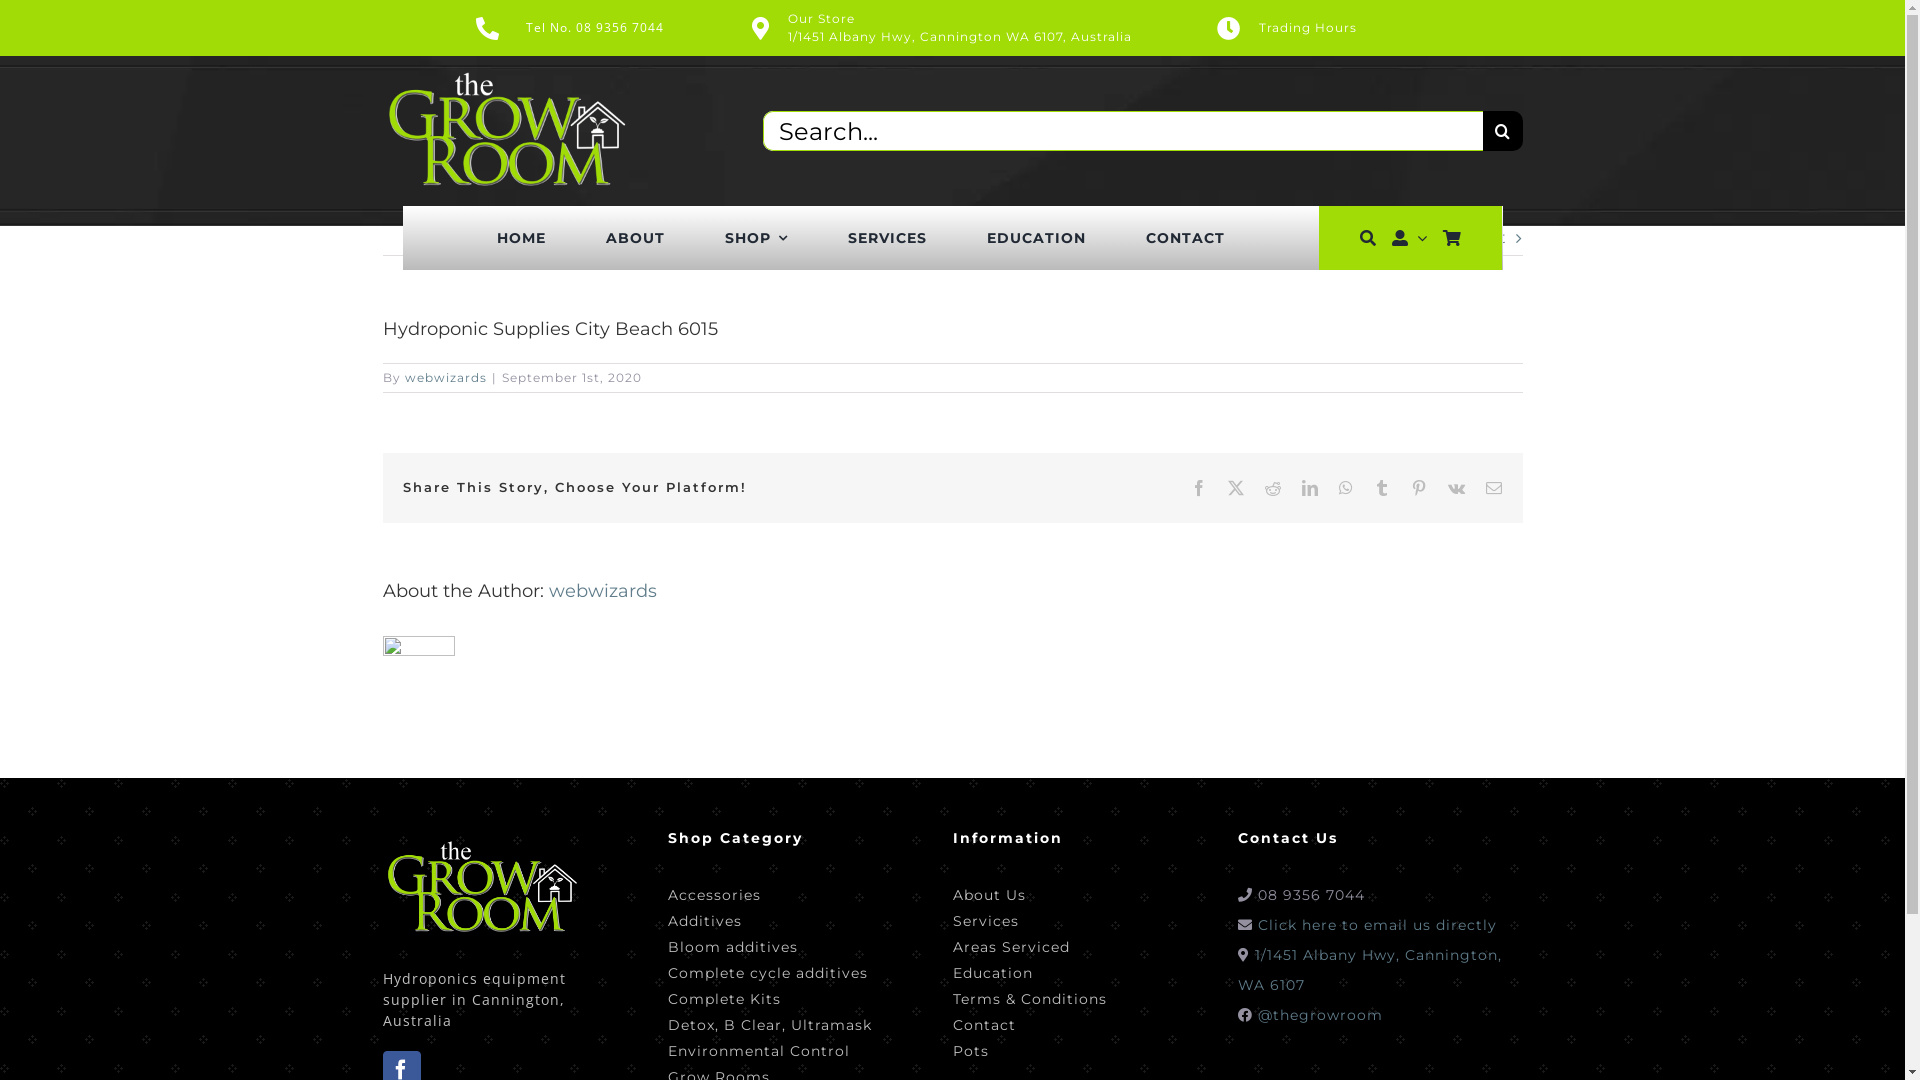 The height and width of the screenshot is (1080, 1920). Describe the element at coordinates (667, 1048) in the screenshot. I see `'Environmental Control'` at that location.